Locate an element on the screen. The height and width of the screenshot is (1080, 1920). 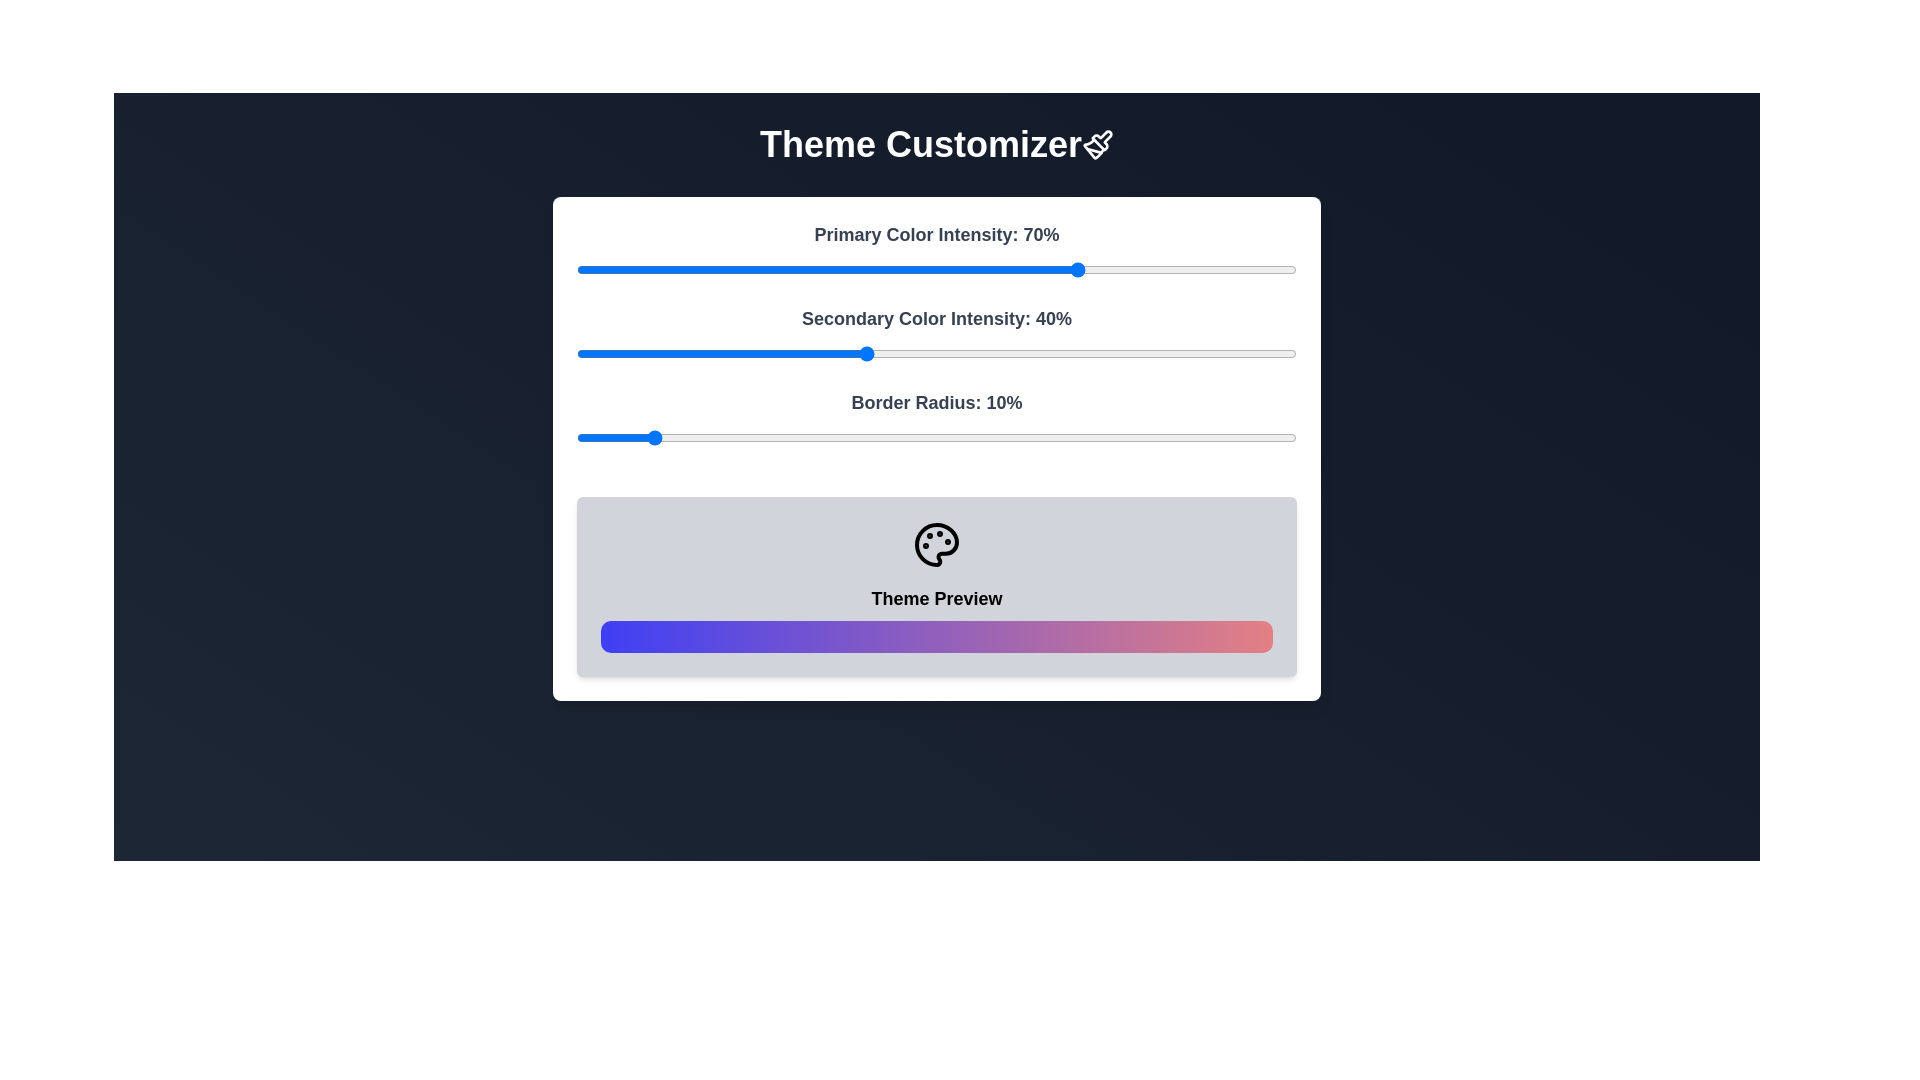
the Primary Color Intensity slider to 83% is located at coordinates (1174, 270).